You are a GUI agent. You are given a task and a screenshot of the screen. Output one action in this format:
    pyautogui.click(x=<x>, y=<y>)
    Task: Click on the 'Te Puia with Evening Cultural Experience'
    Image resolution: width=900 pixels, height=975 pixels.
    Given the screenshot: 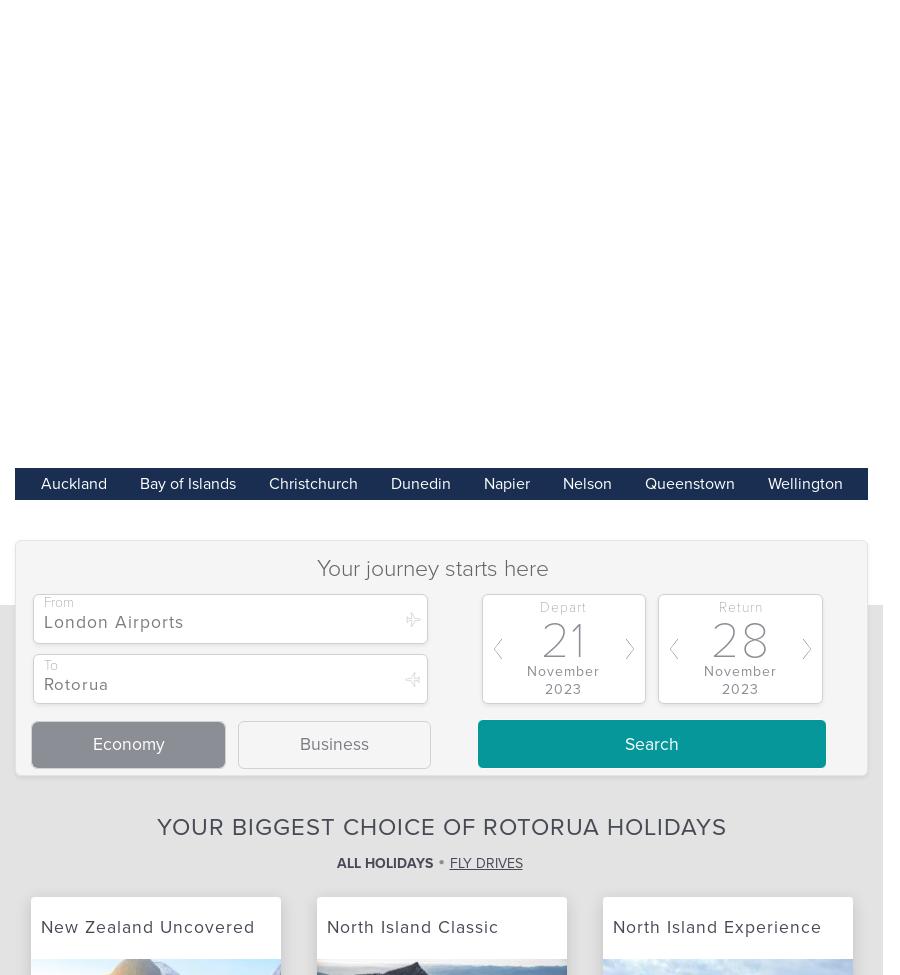 What is the action you would take?
    pyautogui.click(x=552, y=65)
    